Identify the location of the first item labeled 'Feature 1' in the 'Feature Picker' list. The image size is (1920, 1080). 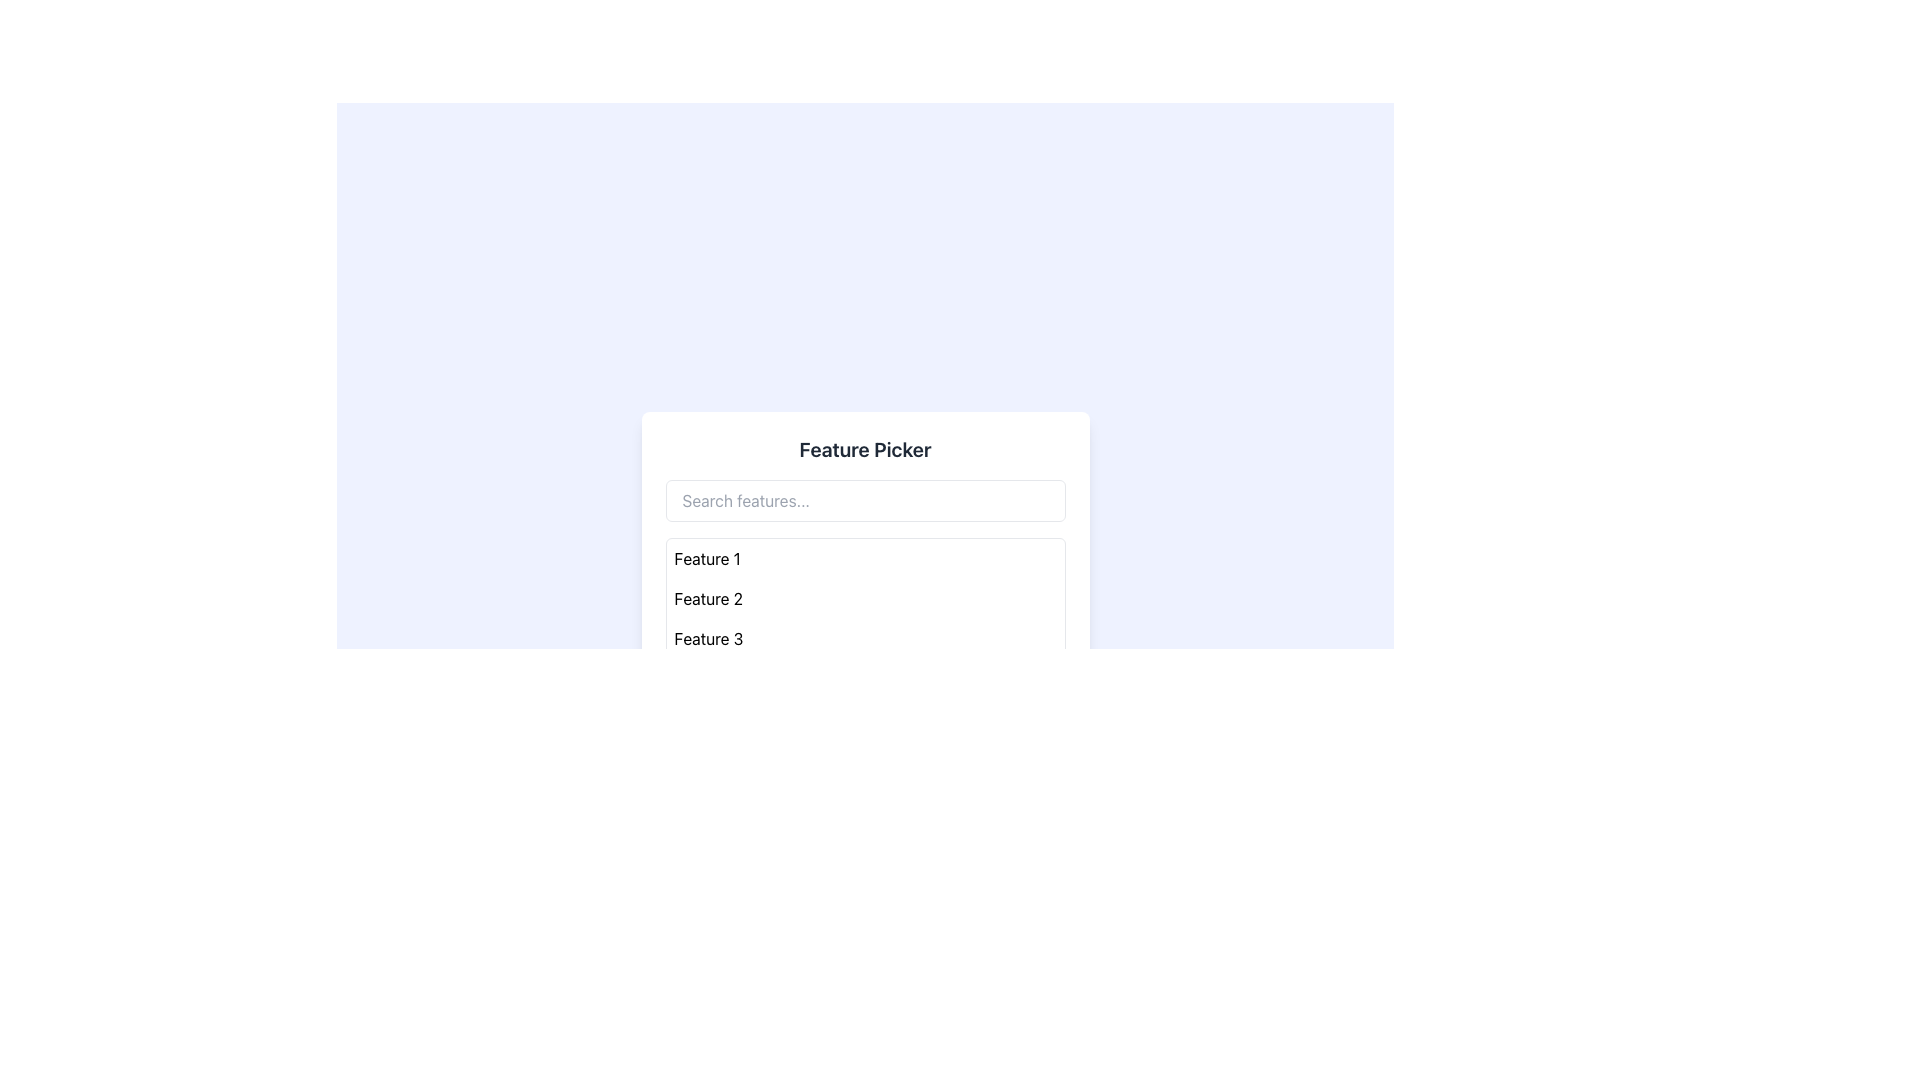
(865, 559).